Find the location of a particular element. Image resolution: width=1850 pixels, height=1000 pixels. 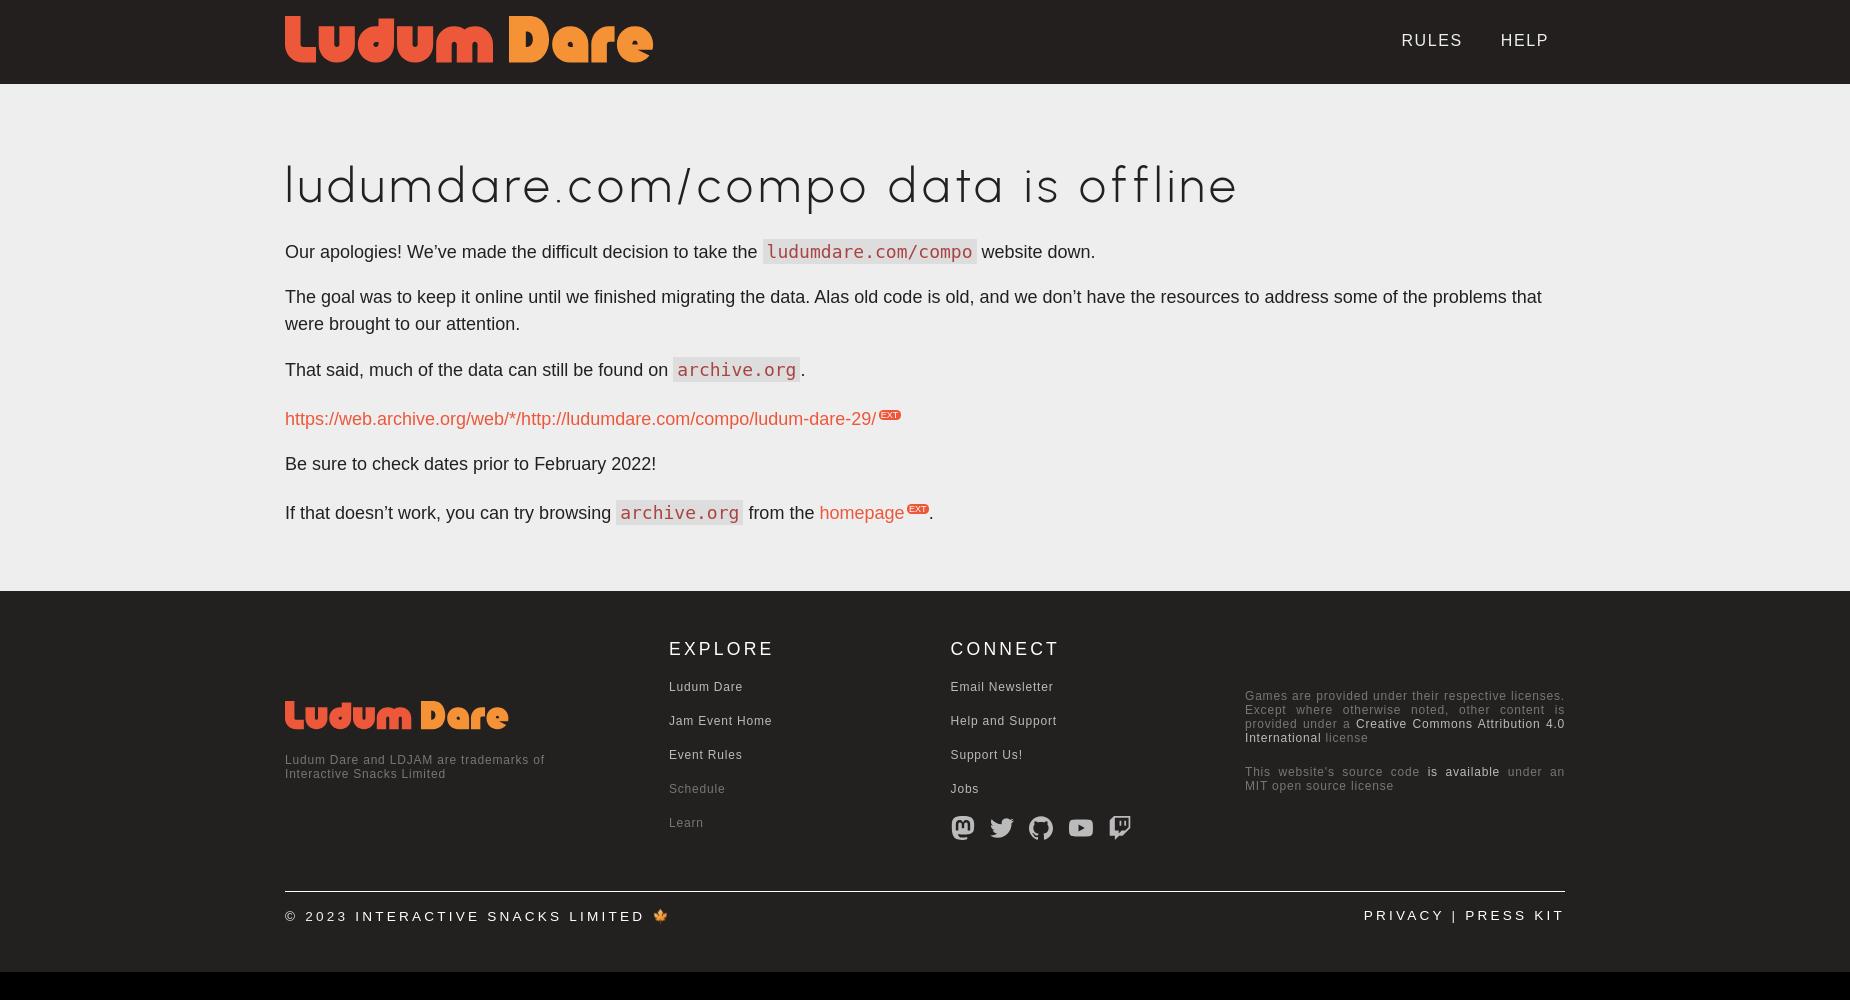

'RULES' is located at coordinates (1431, 40).